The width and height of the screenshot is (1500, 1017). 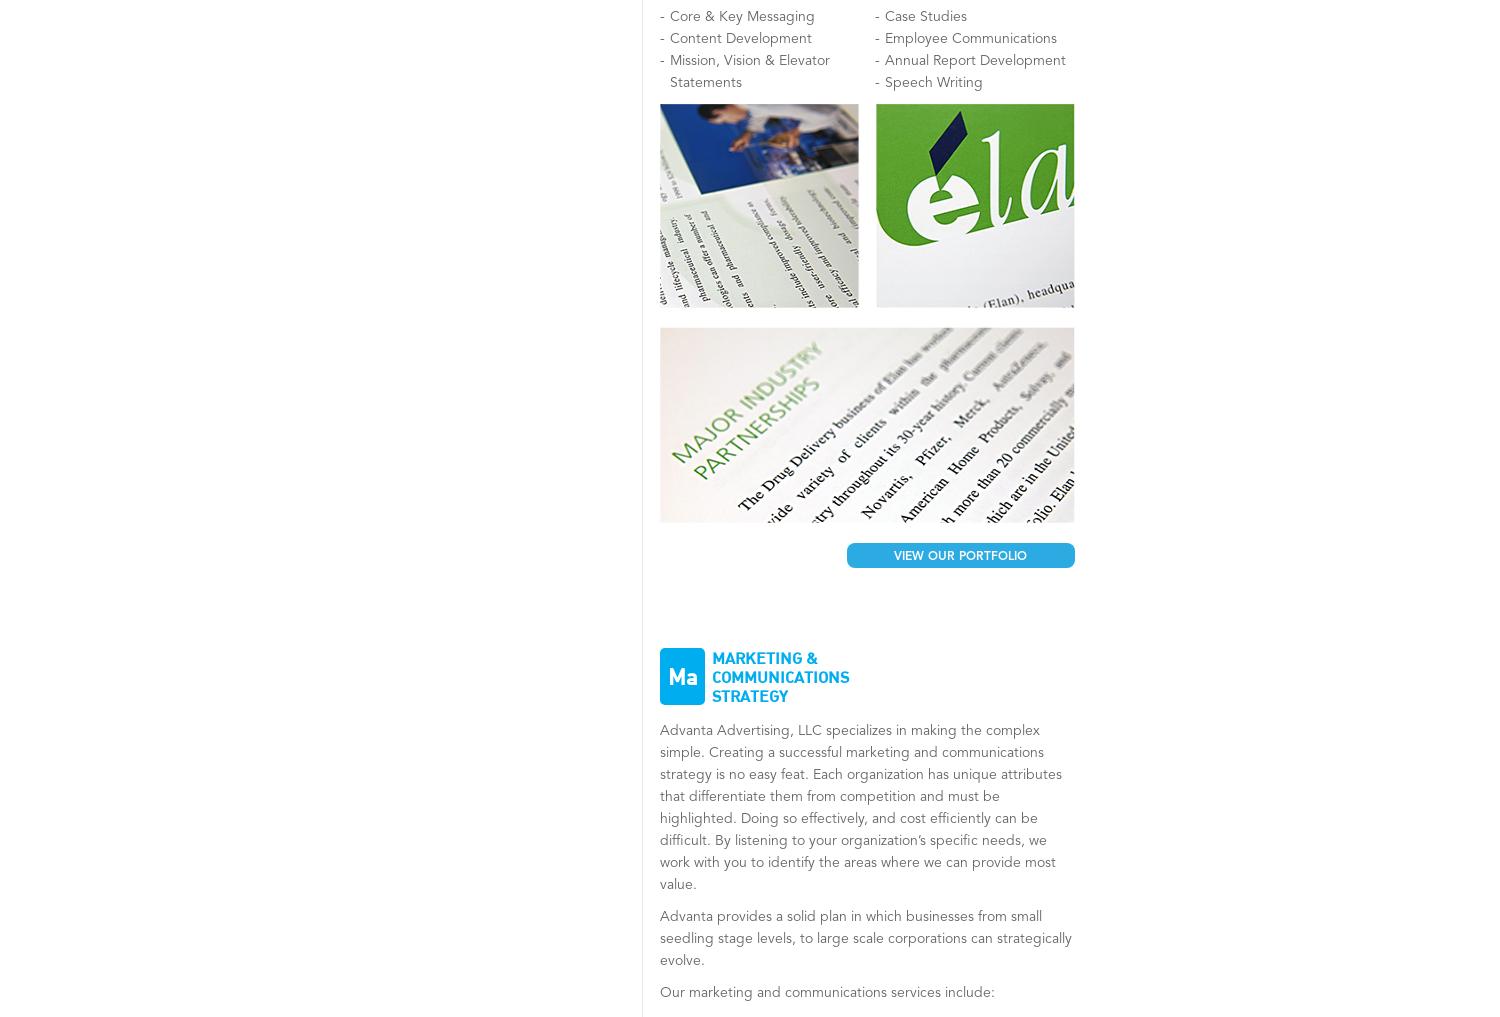 What do you see at coordinates (826, 992) in the screenshot?
I see `'Our marketing and communications services include:'` at bounding box center [826, 992].